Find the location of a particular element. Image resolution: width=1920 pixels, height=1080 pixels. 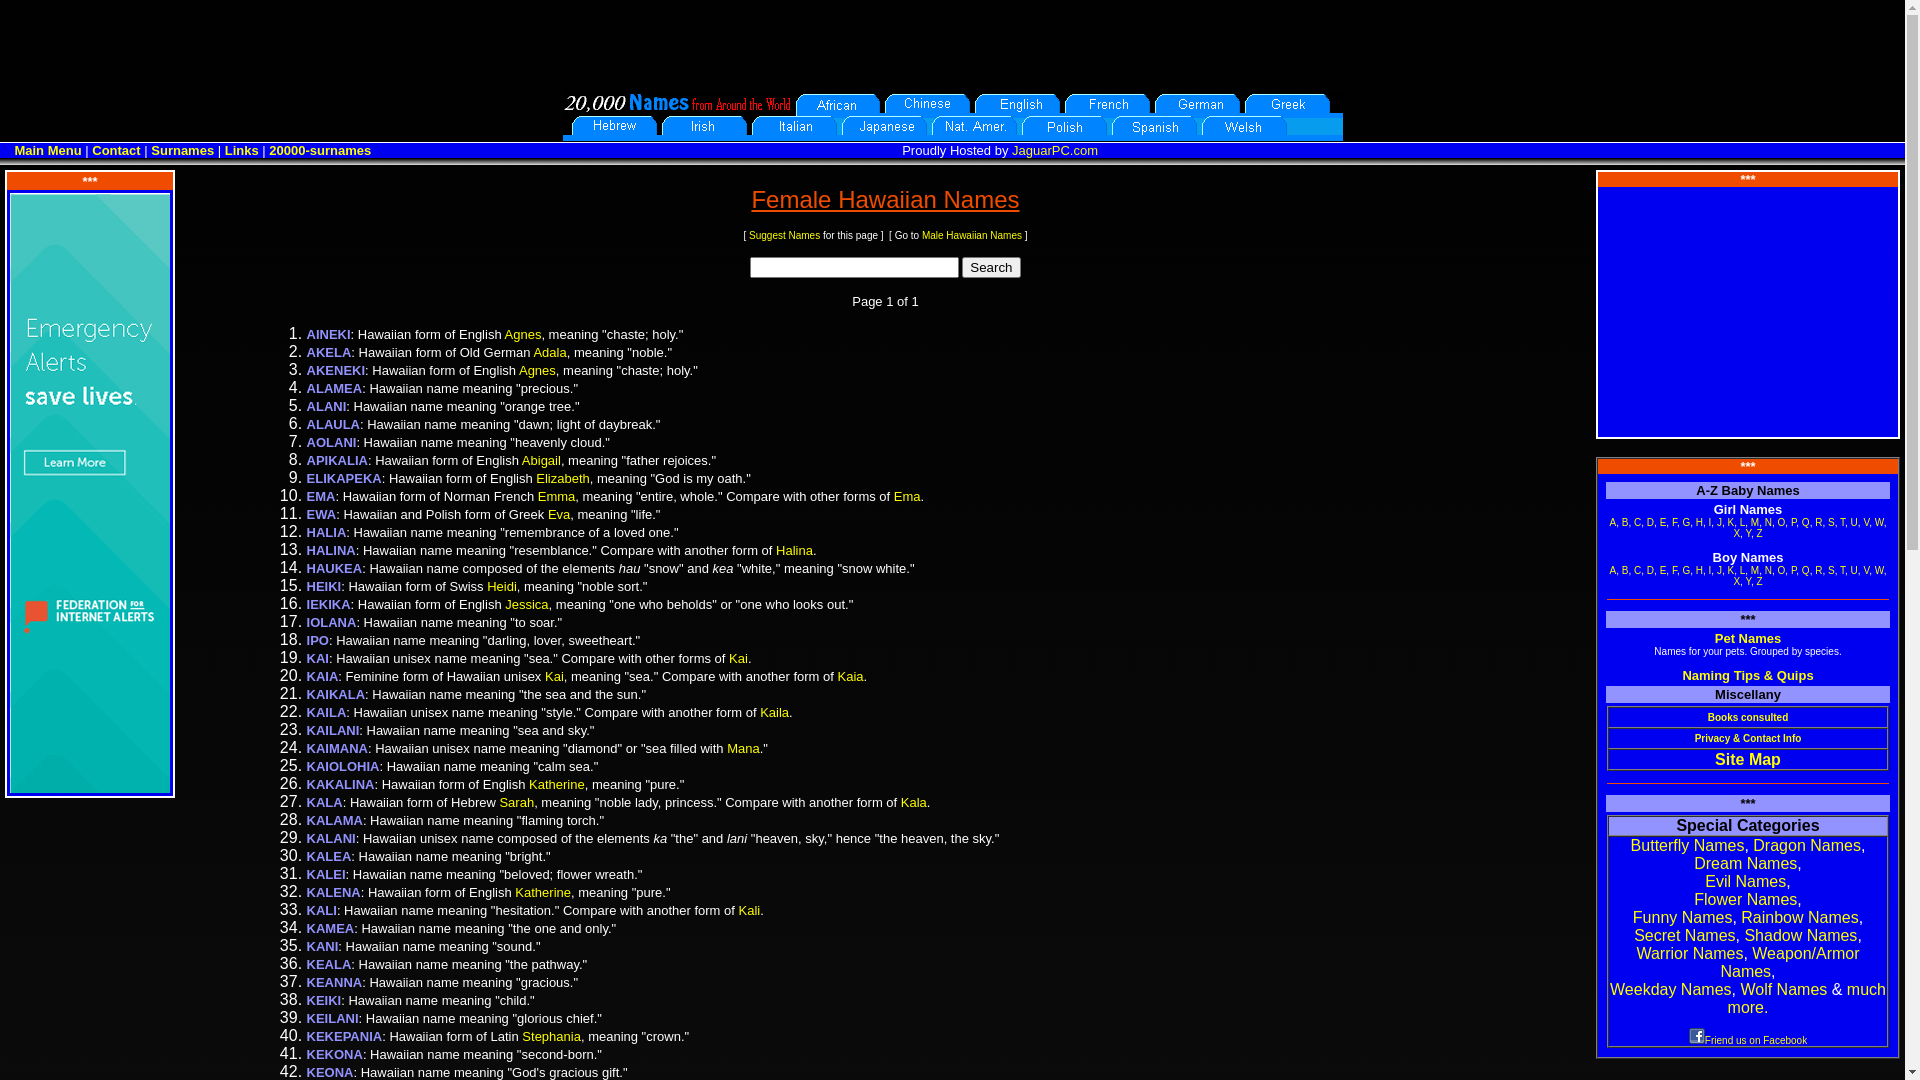

'Pet Names' is located at coordinates (1746, 637).